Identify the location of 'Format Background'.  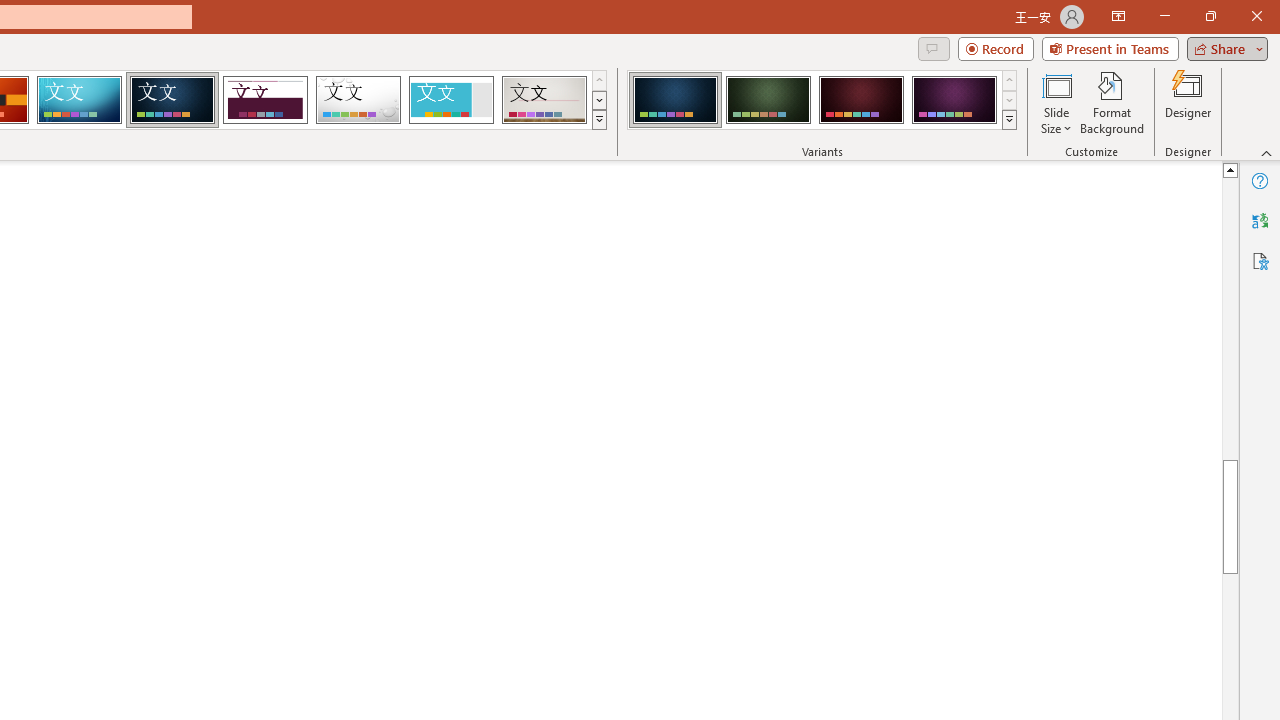
(1111, 103).